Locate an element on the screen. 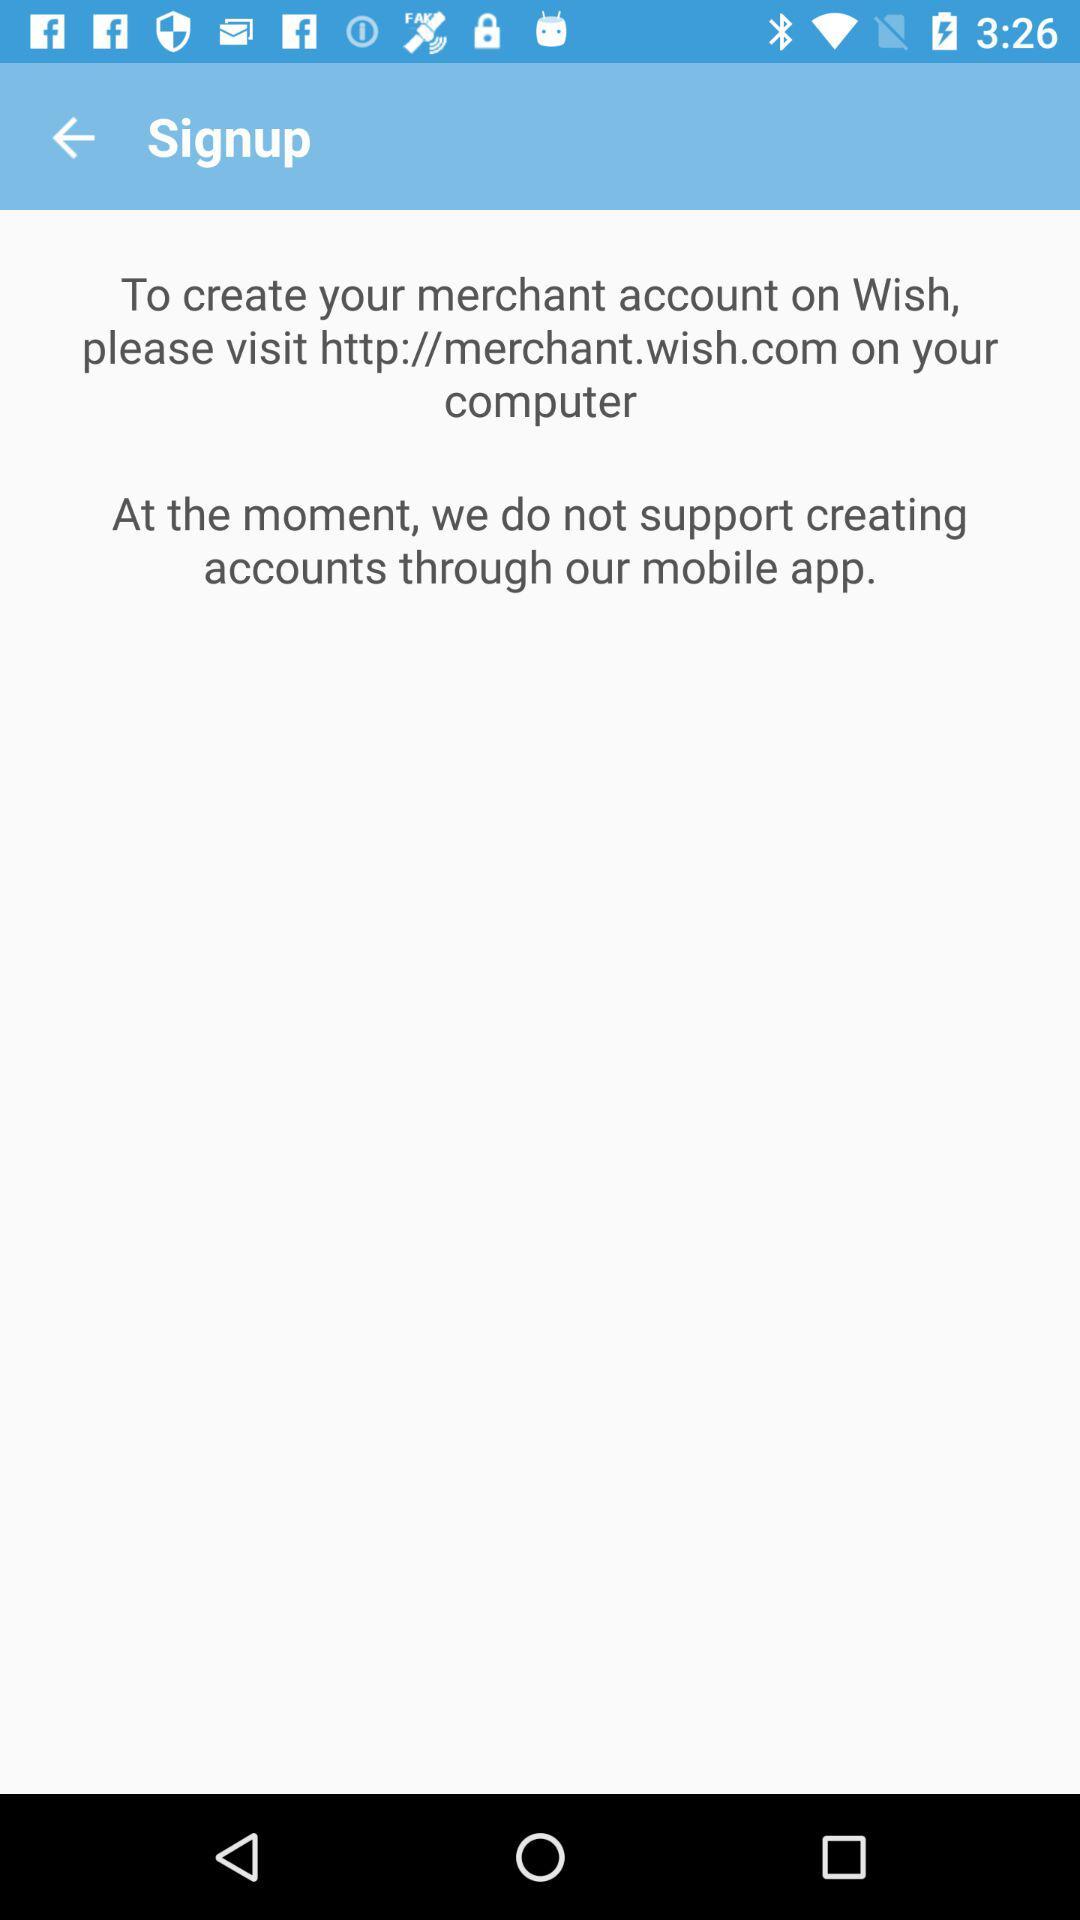 The width and height of the screenshot is (1080, 1920). the icon next to the signup item is located at coordinates (72, 135).